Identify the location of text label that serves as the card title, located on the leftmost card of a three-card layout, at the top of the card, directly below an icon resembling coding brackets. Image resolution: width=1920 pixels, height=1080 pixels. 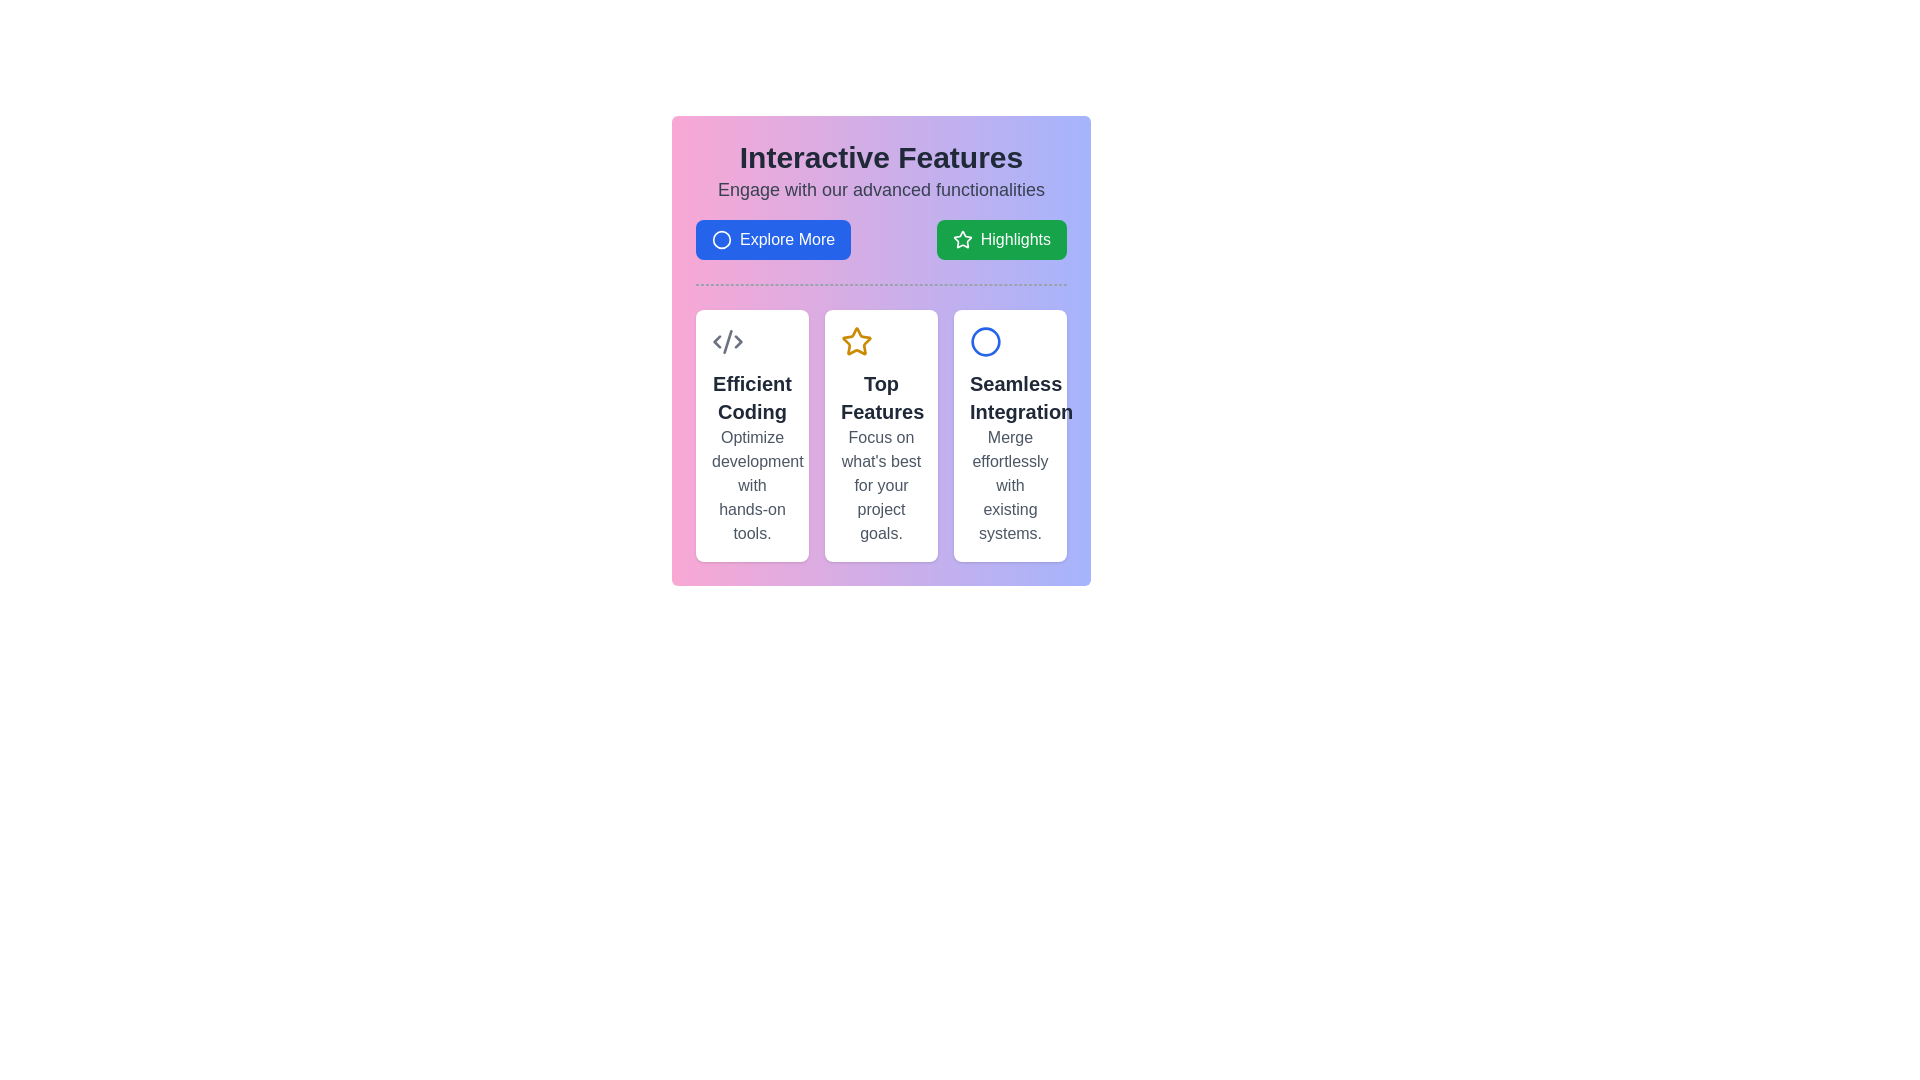
(751, 397).